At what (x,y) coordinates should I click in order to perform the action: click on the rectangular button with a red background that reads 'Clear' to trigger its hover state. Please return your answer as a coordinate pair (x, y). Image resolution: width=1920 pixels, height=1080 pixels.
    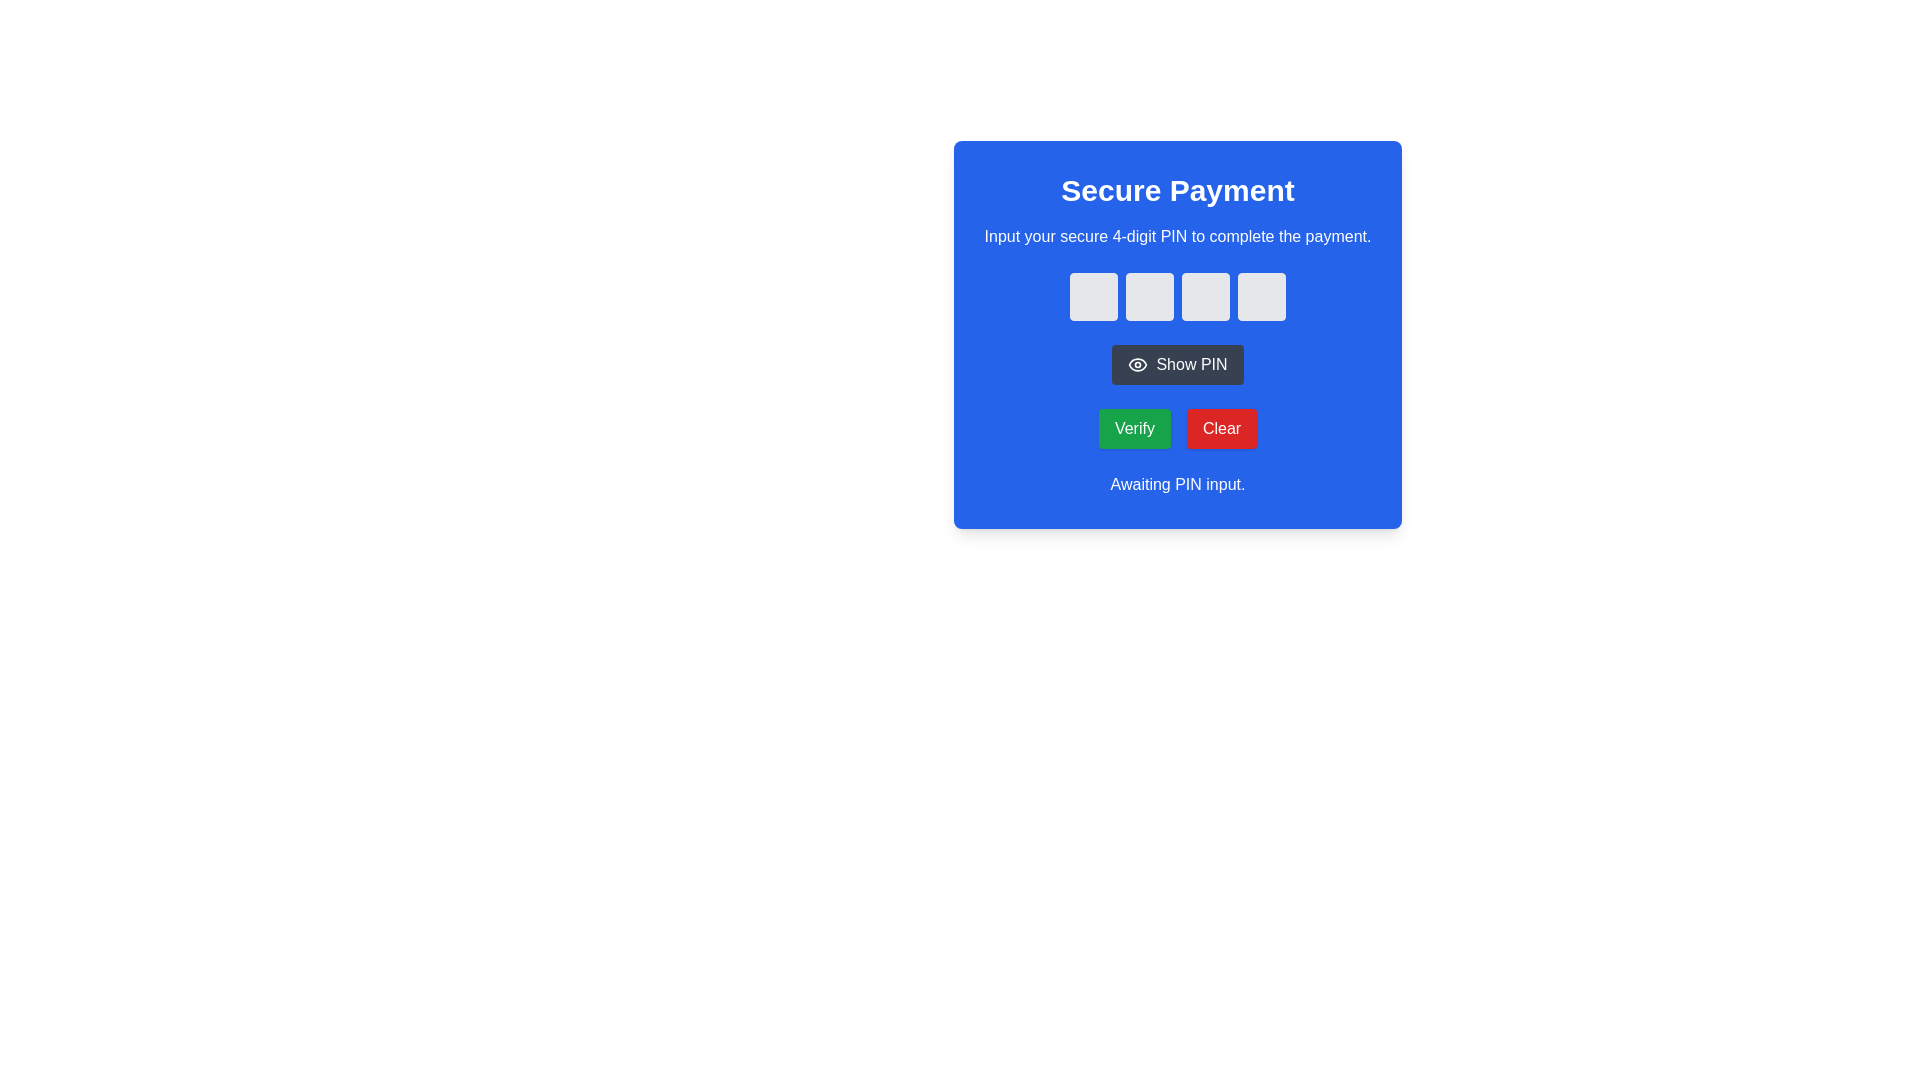
    Looking at the image, I should click on (1221, 427).